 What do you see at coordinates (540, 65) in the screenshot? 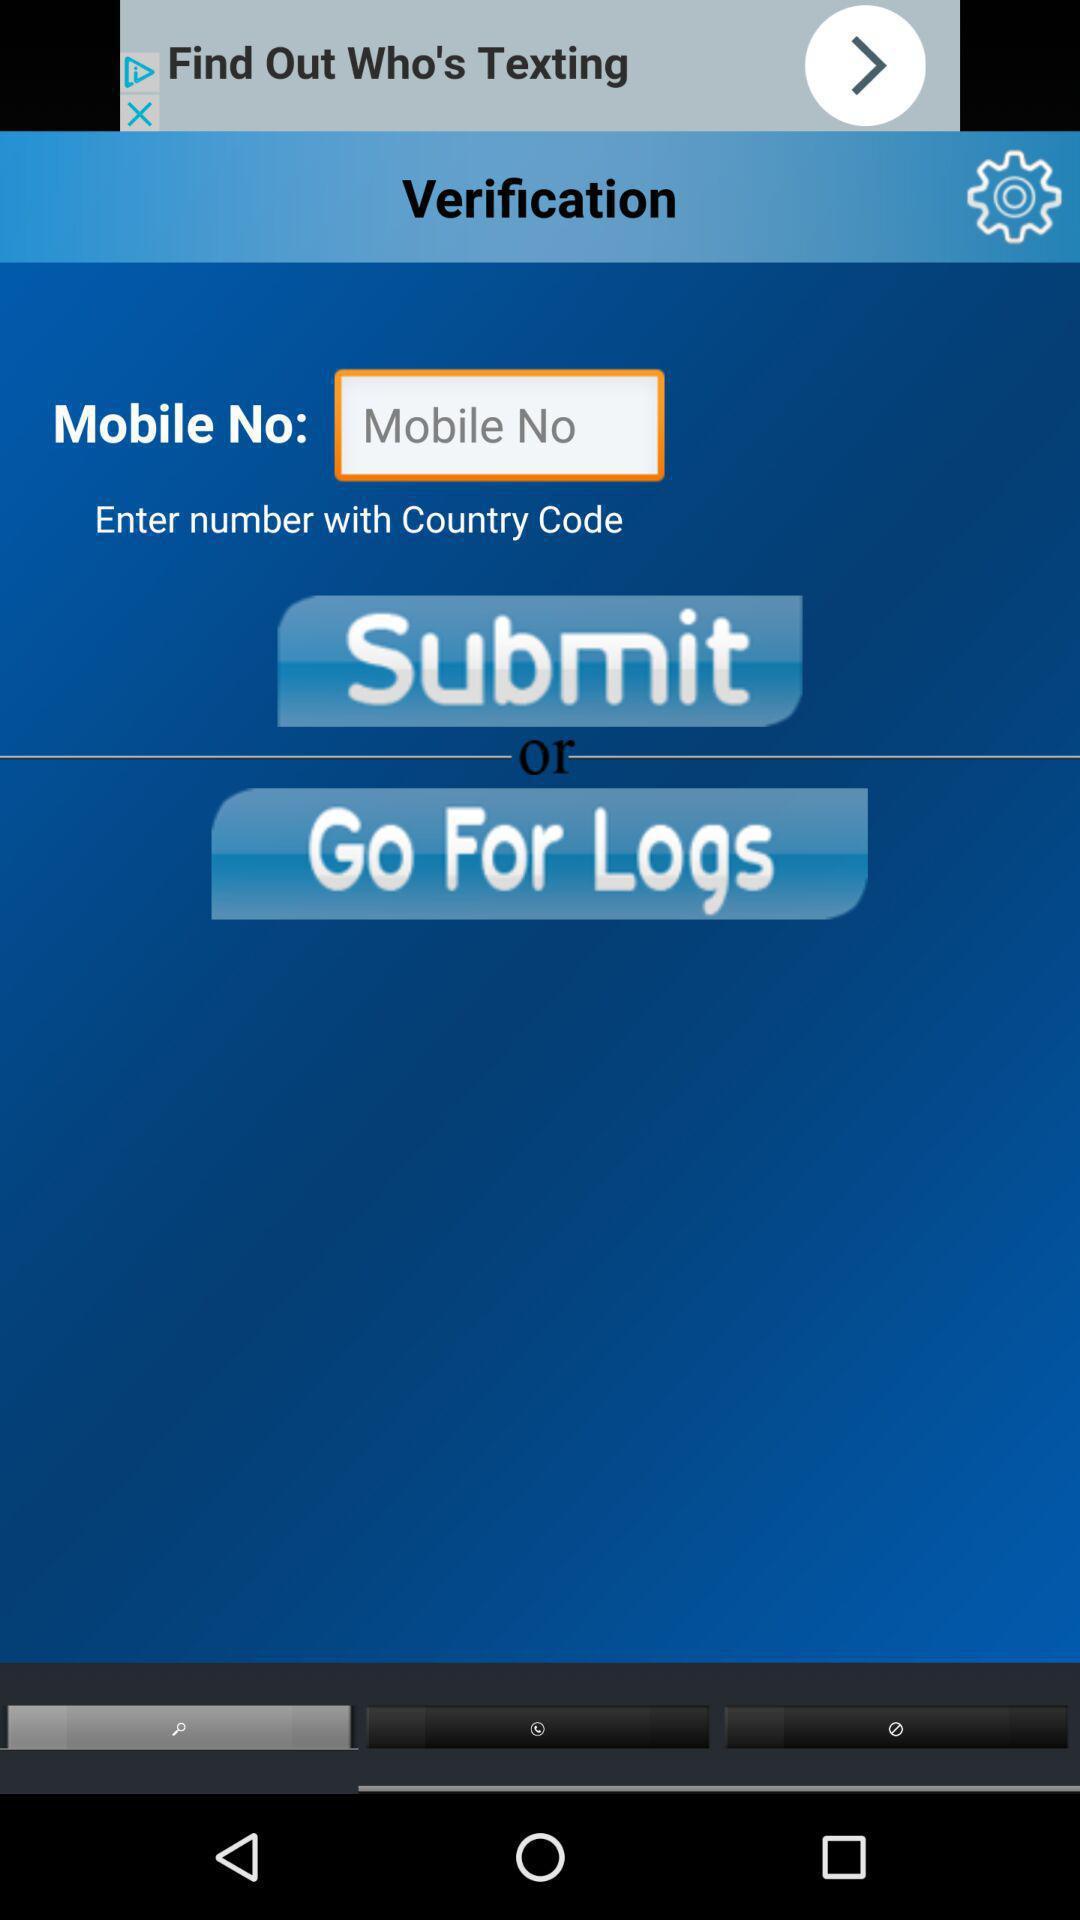
I see `link to advertisement` at bounding box center [540, 65].